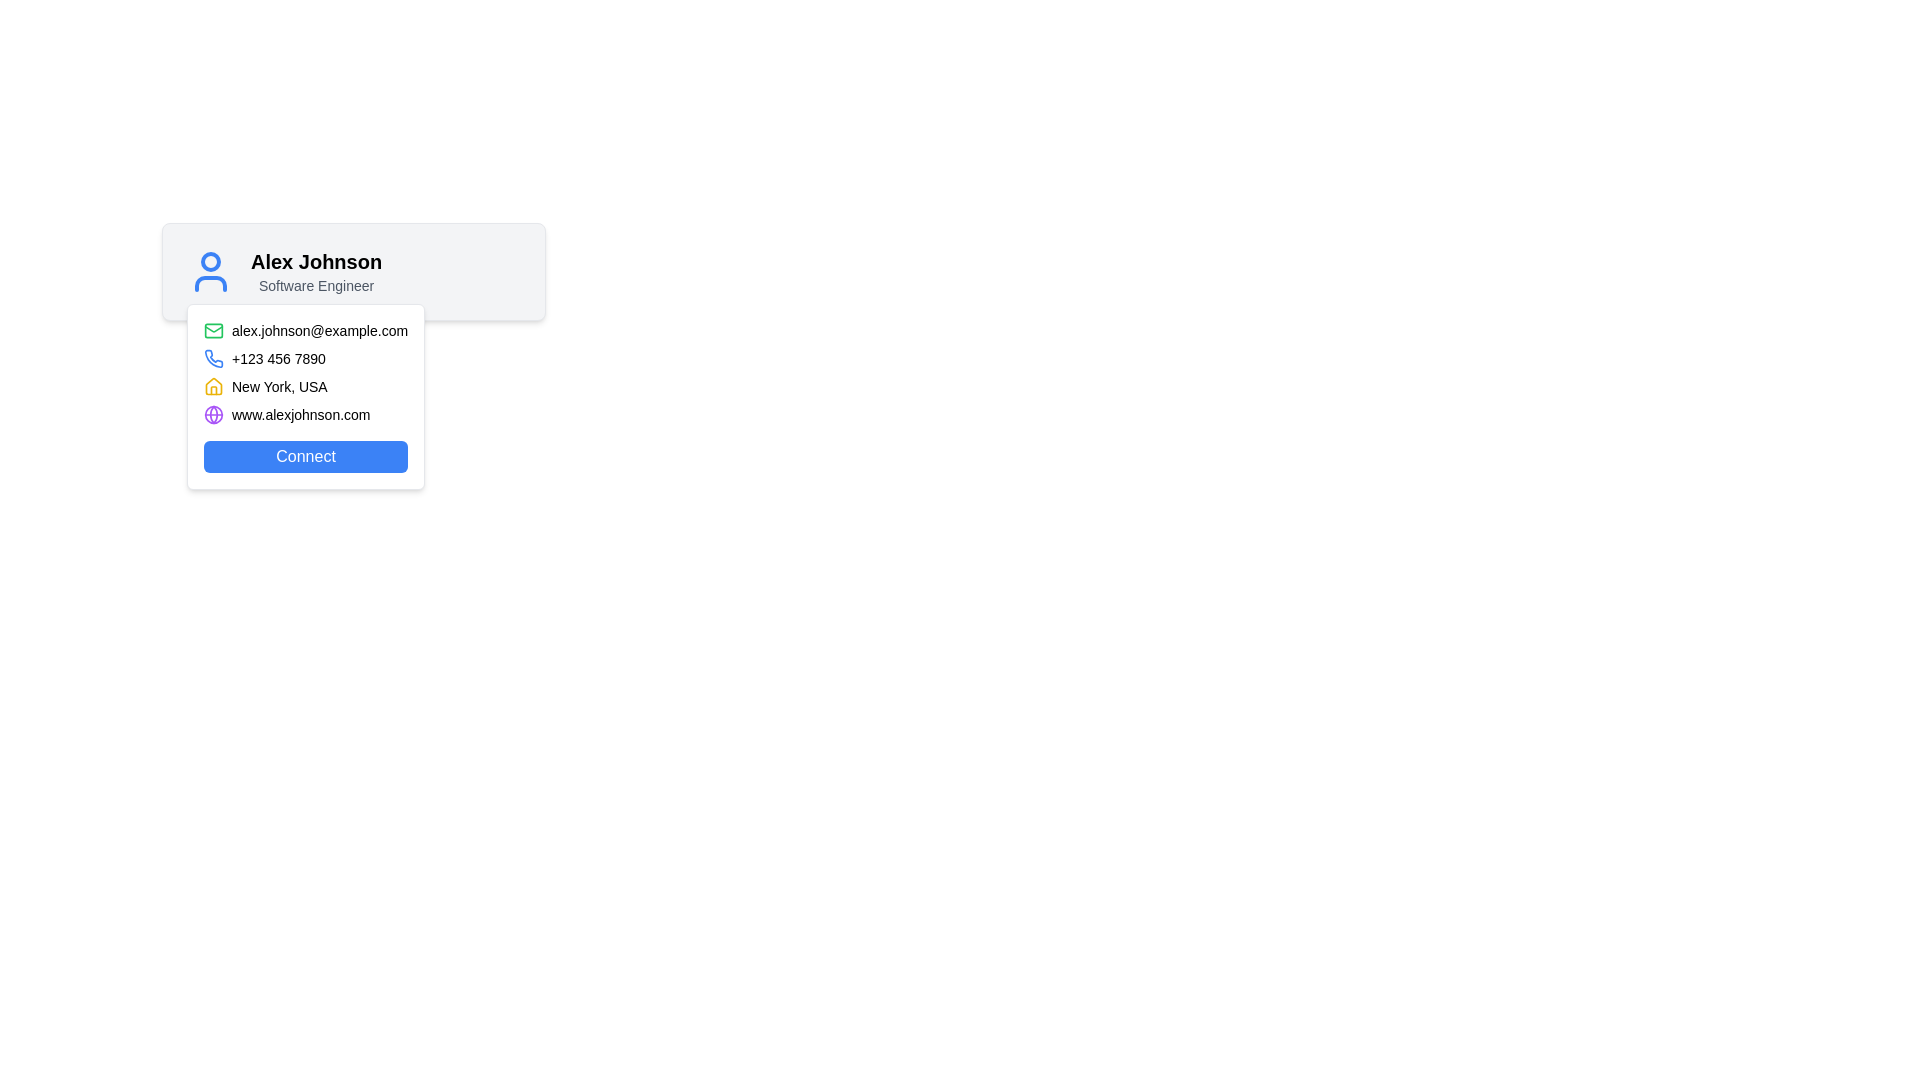  What do you see at coordinates (354, 272) in the screenshot?
I see `Profile Header Section containing the user icon, the name 'Alex Johnson', and the subtitle 'Software Engineer'` at bounding box center [354, 272].